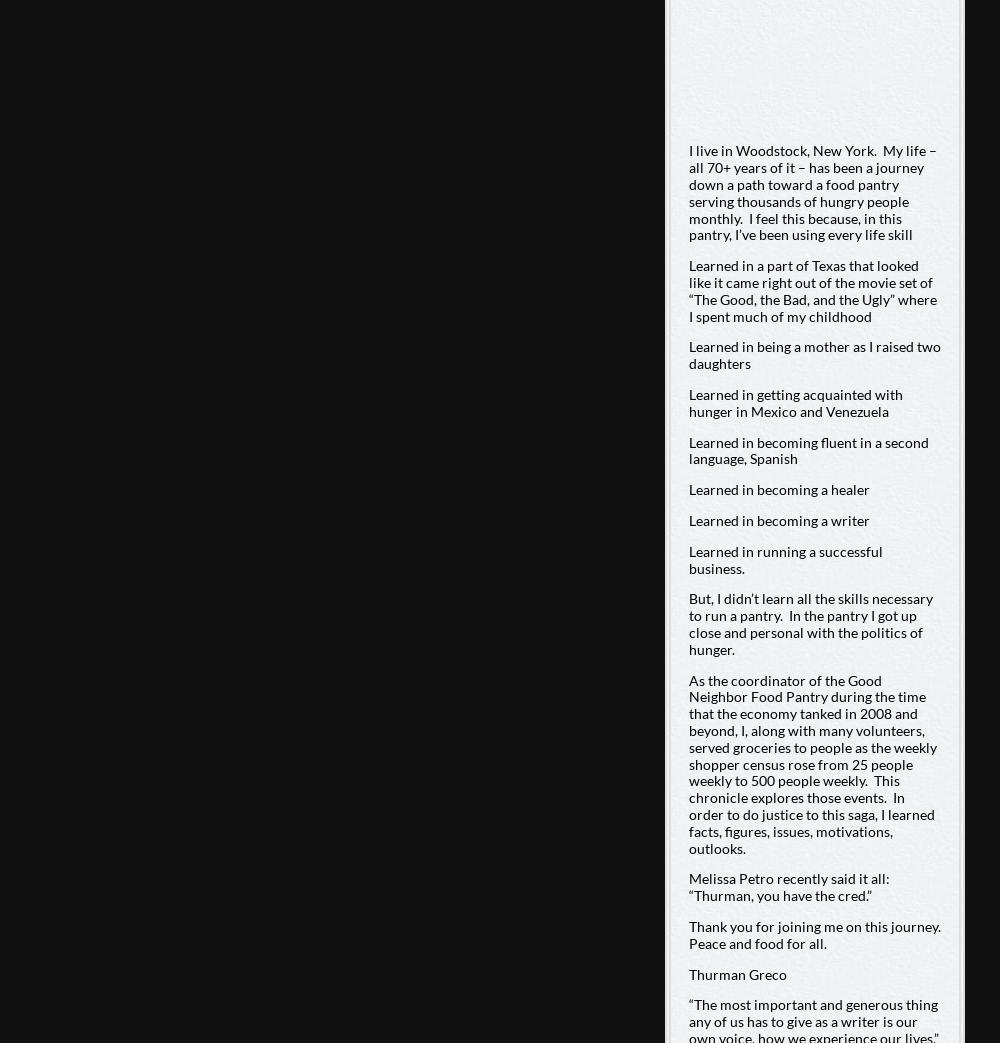 The width and height of the screenshot is (1000, 1043). I want to click on 'Melissa Petro recently said it all:  “Thurman, you have the cred.”', so click(790, 886).